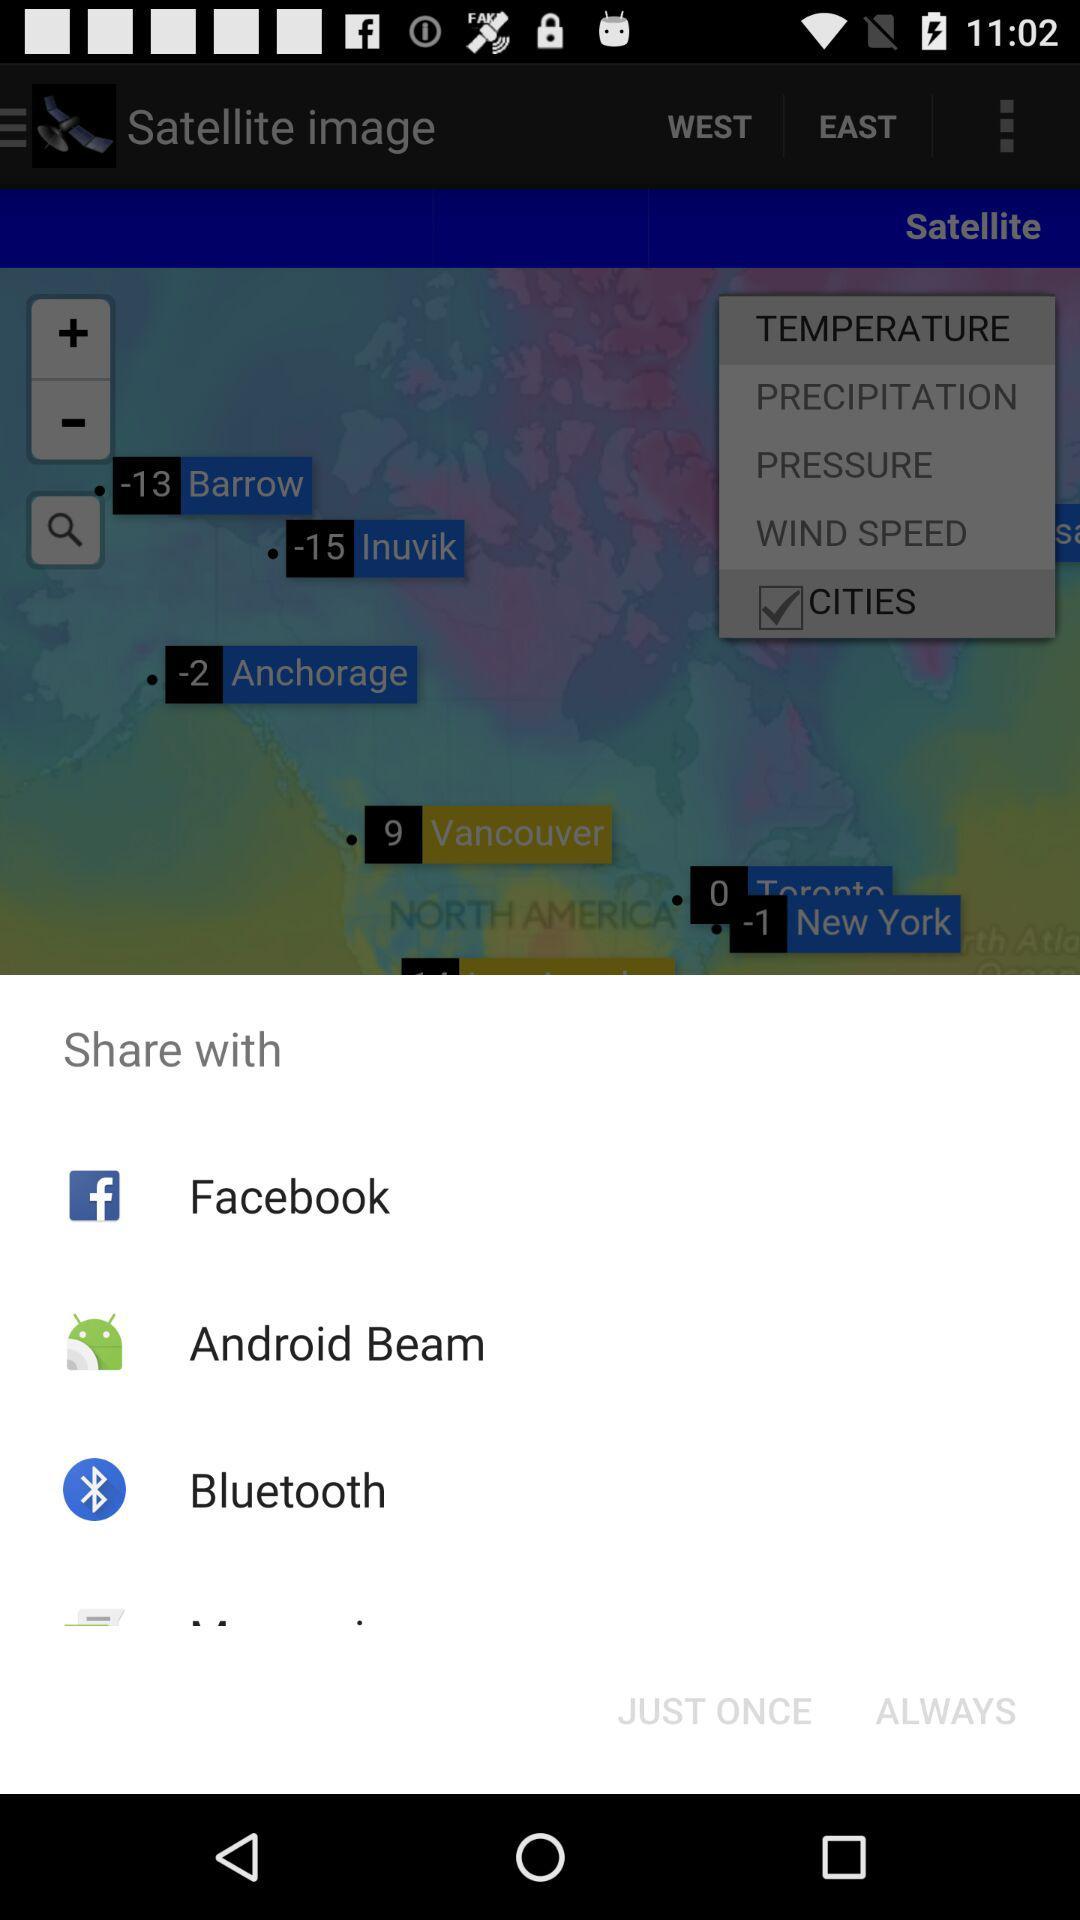 This screenshot has width=1080, height=1920. What do you see at coordinates (945, 1708) in the screenshot?
I see `the always button` at bounding box center [945, 1708].